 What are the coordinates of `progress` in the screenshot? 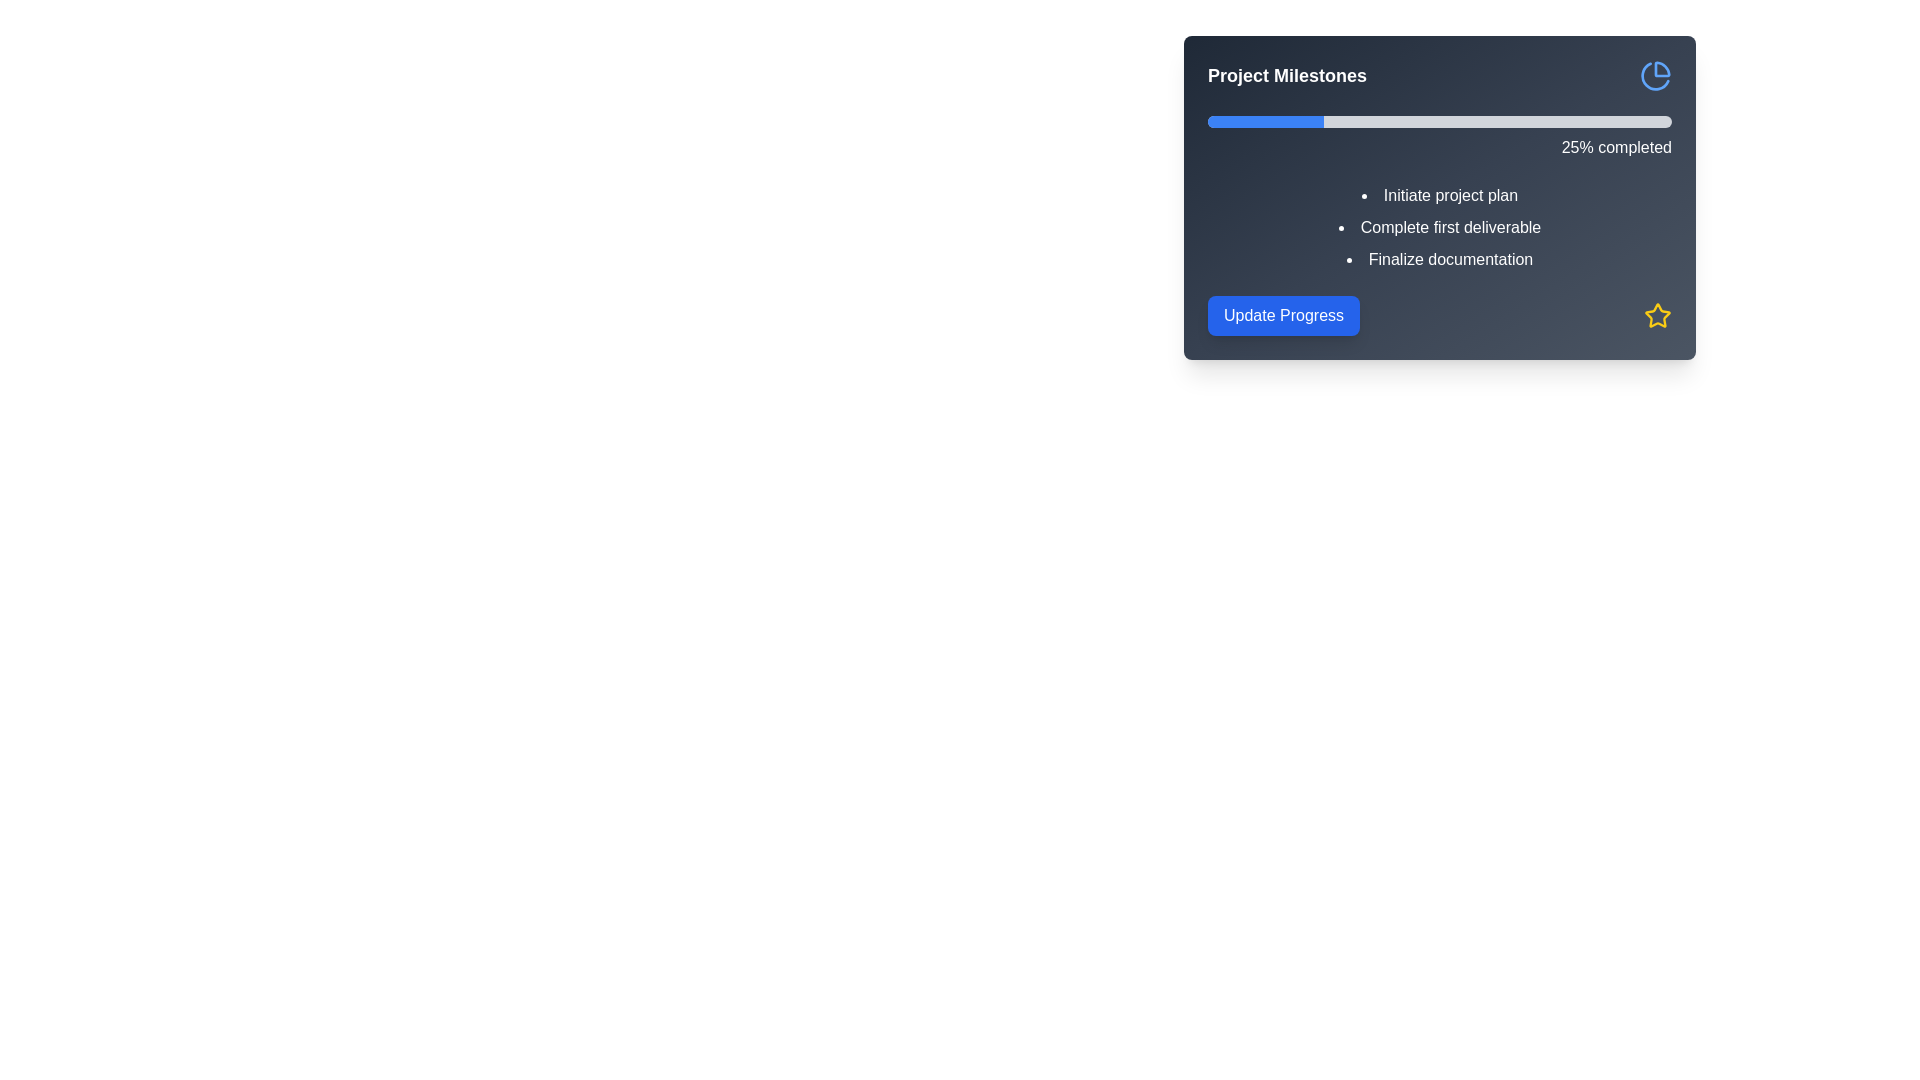 It's located at (1220, 122).